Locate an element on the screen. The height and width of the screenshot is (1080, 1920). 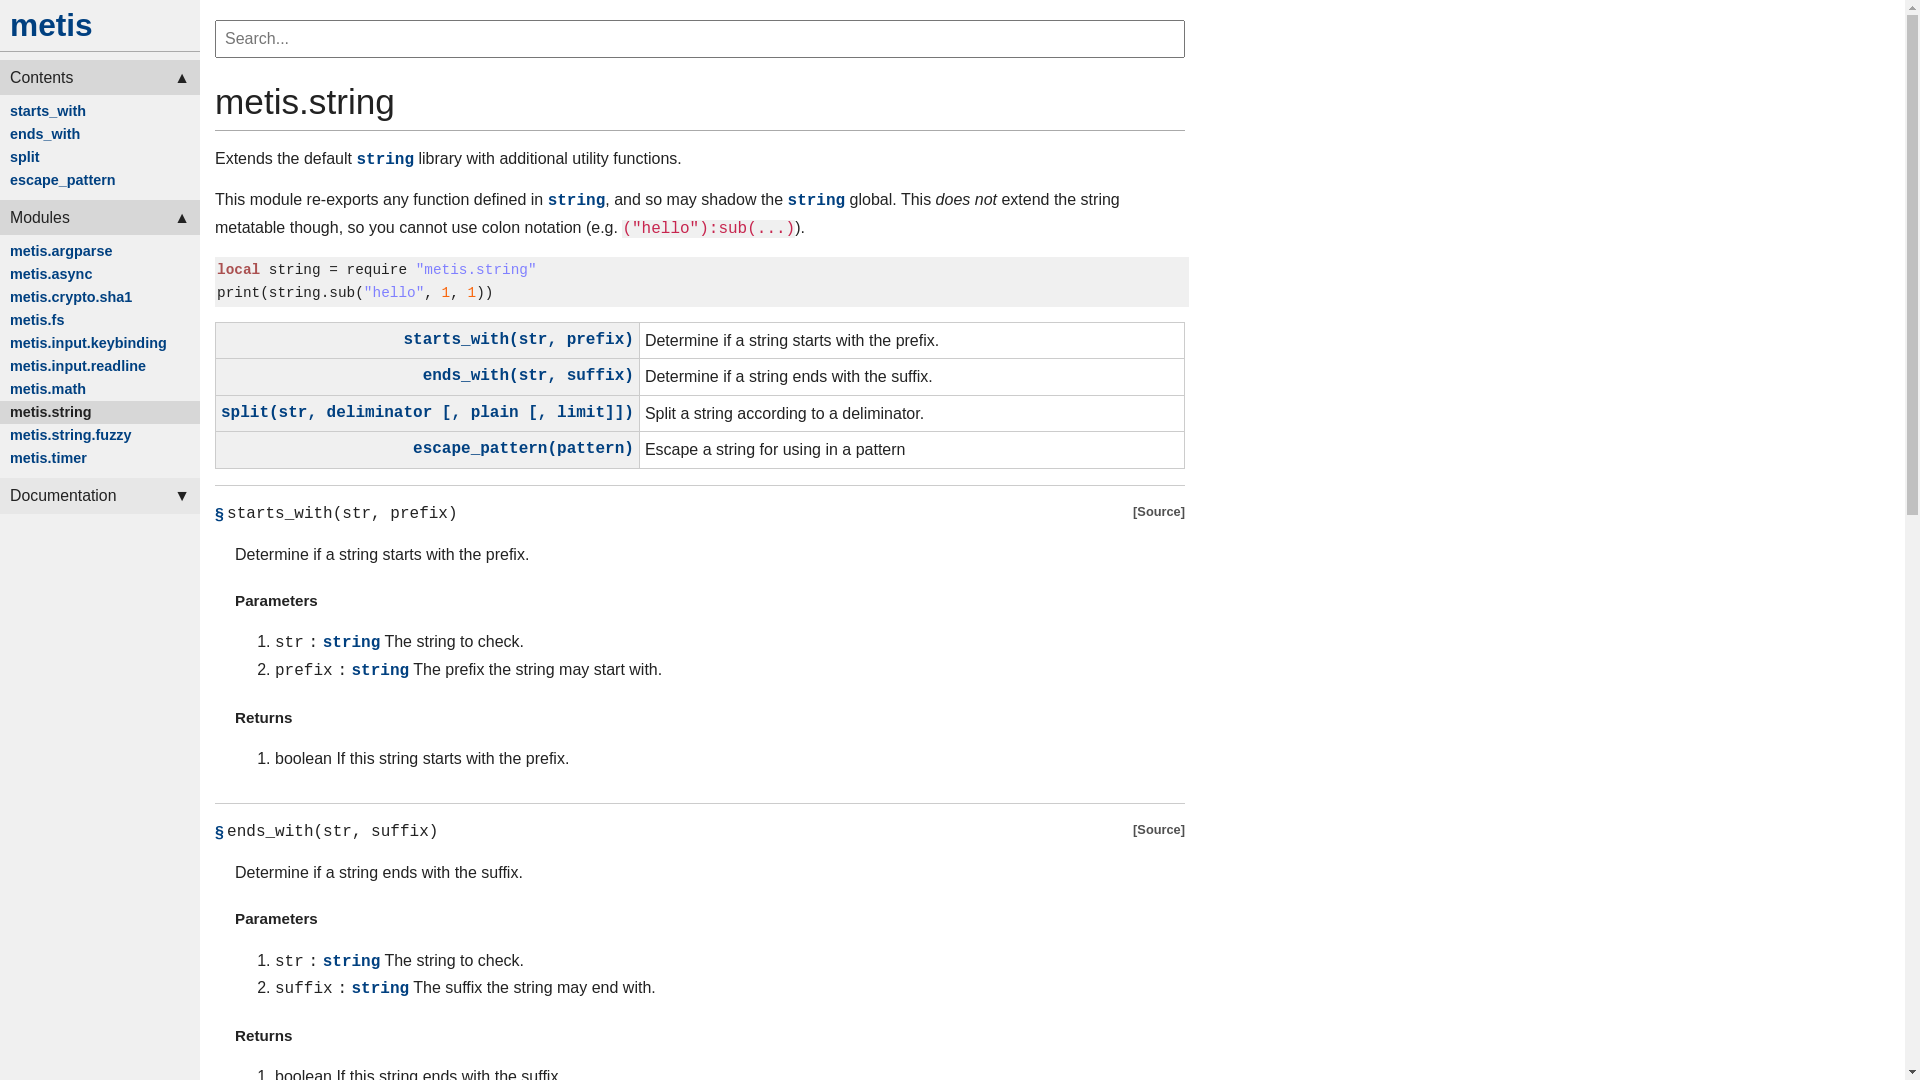
'starts_with(str, prefix)' is located at coordinates (518, 338).